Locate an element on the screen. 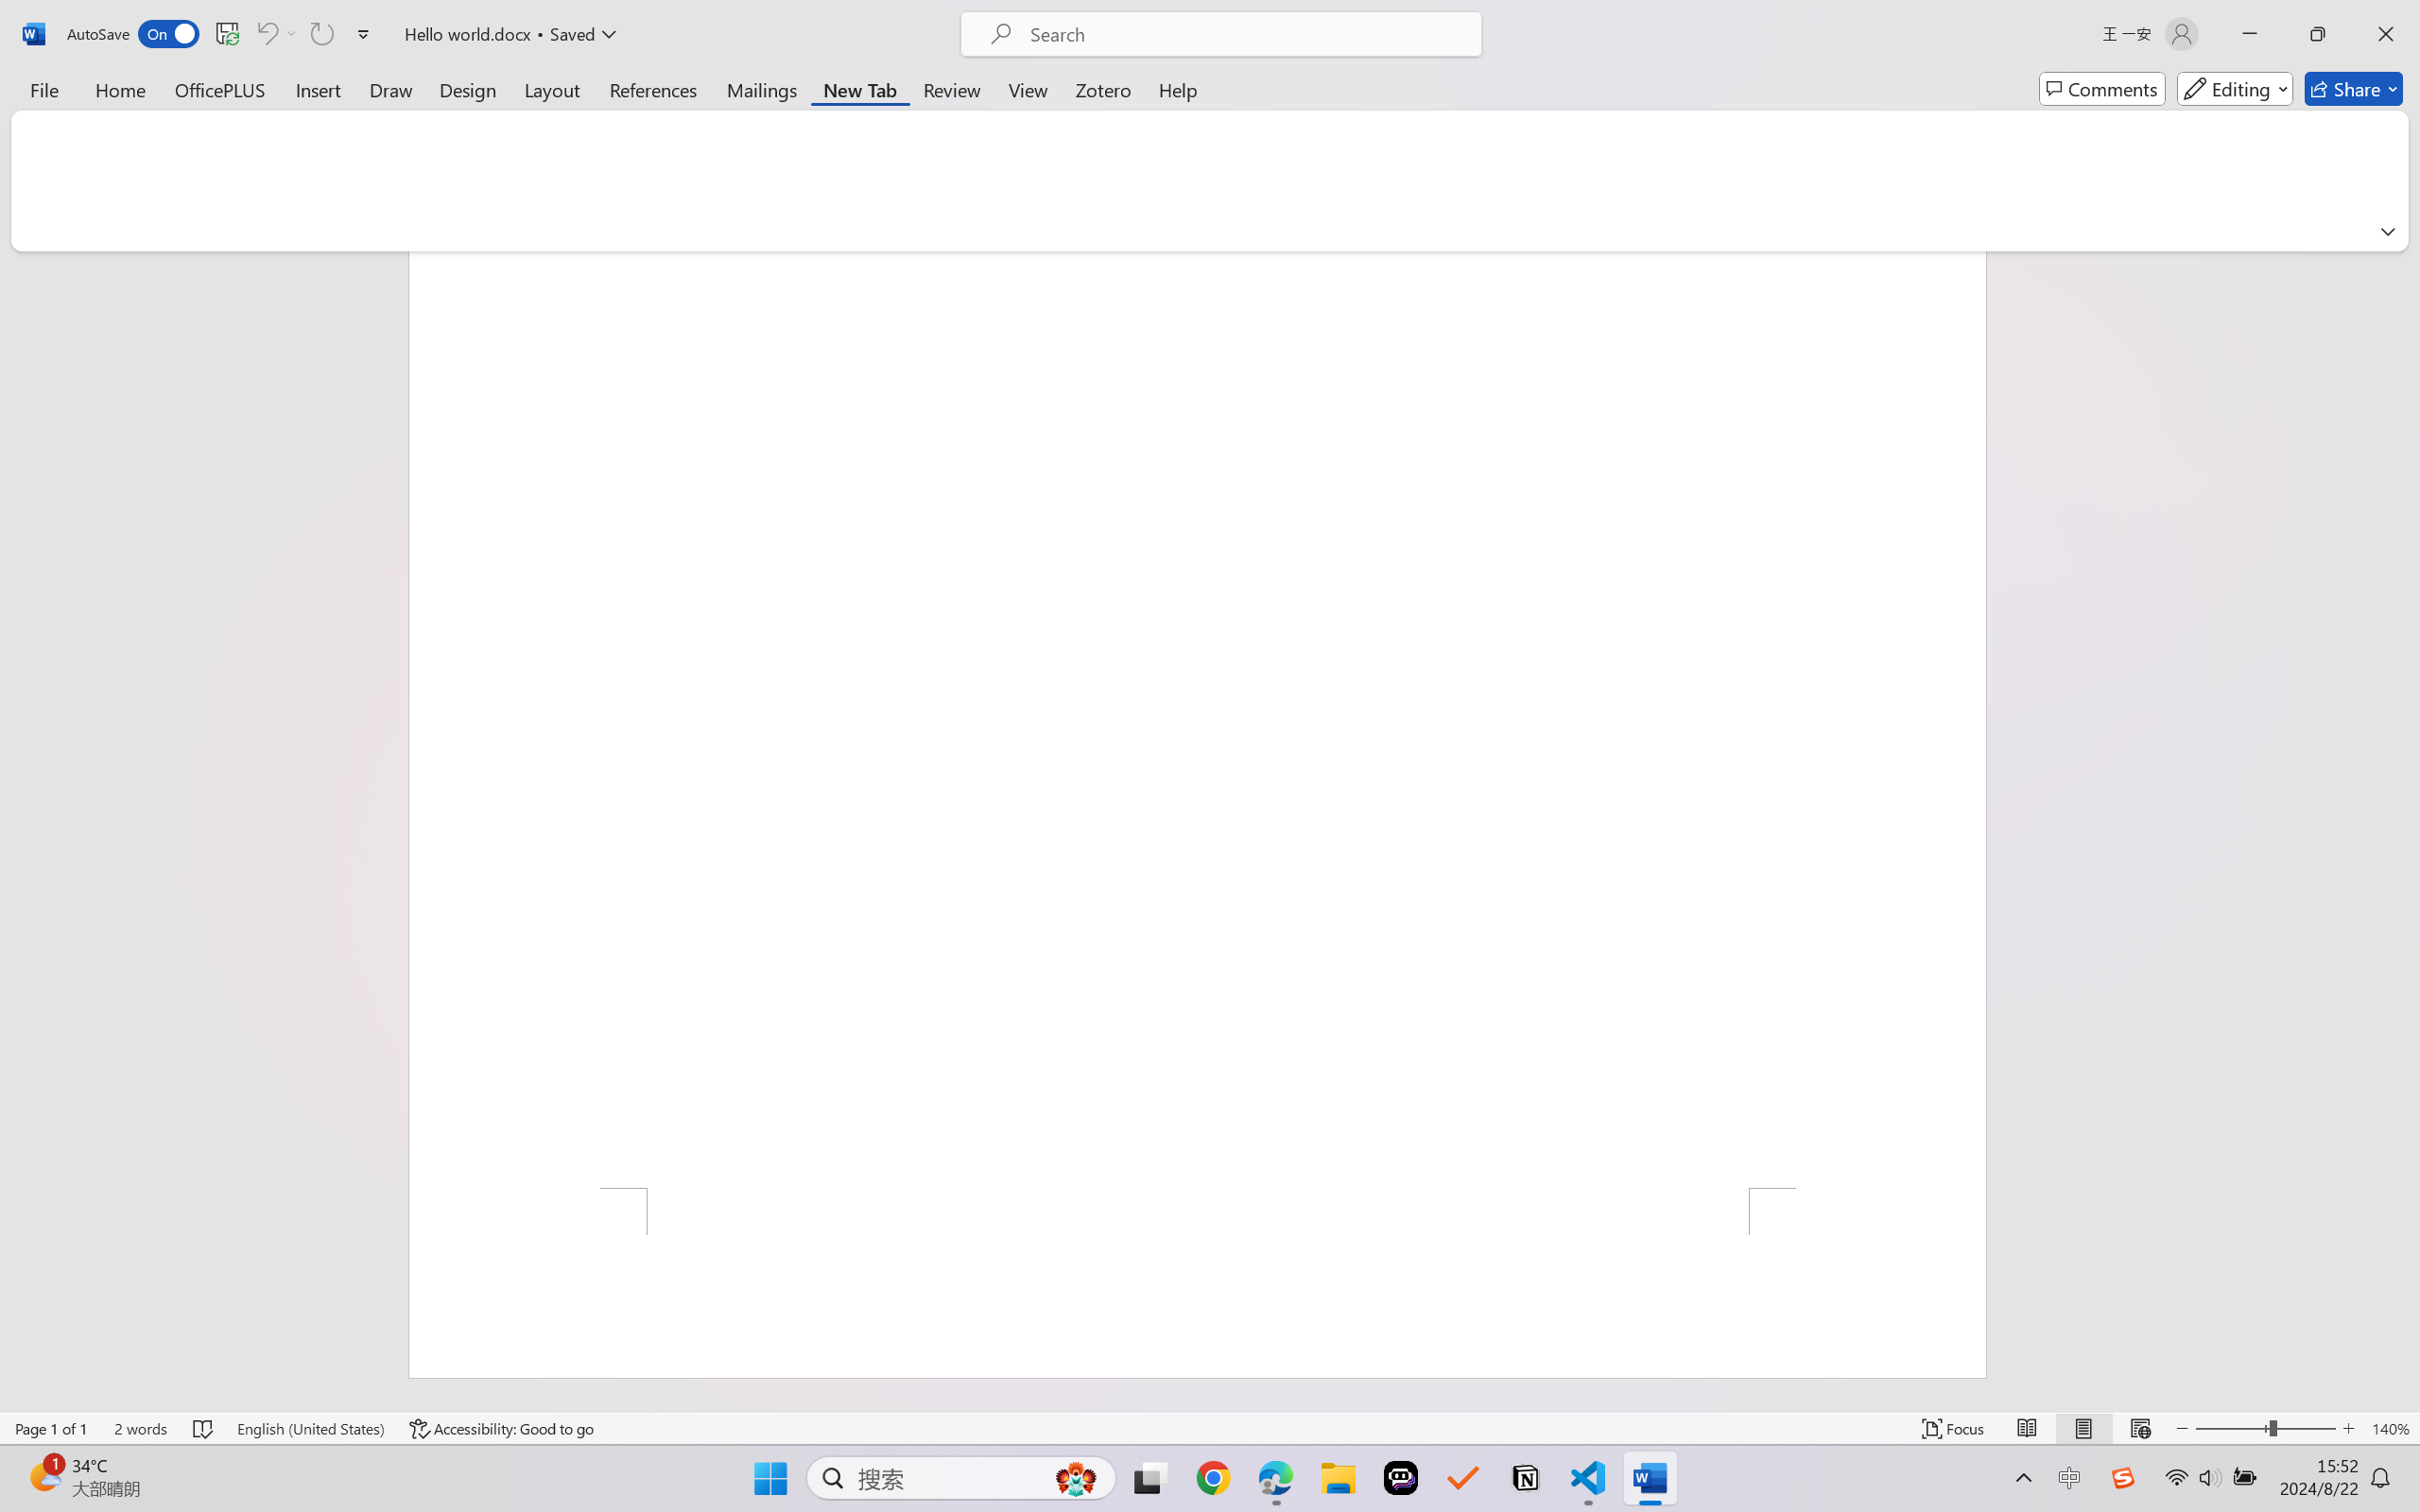  'Can' is located at coordinates (274, 33).